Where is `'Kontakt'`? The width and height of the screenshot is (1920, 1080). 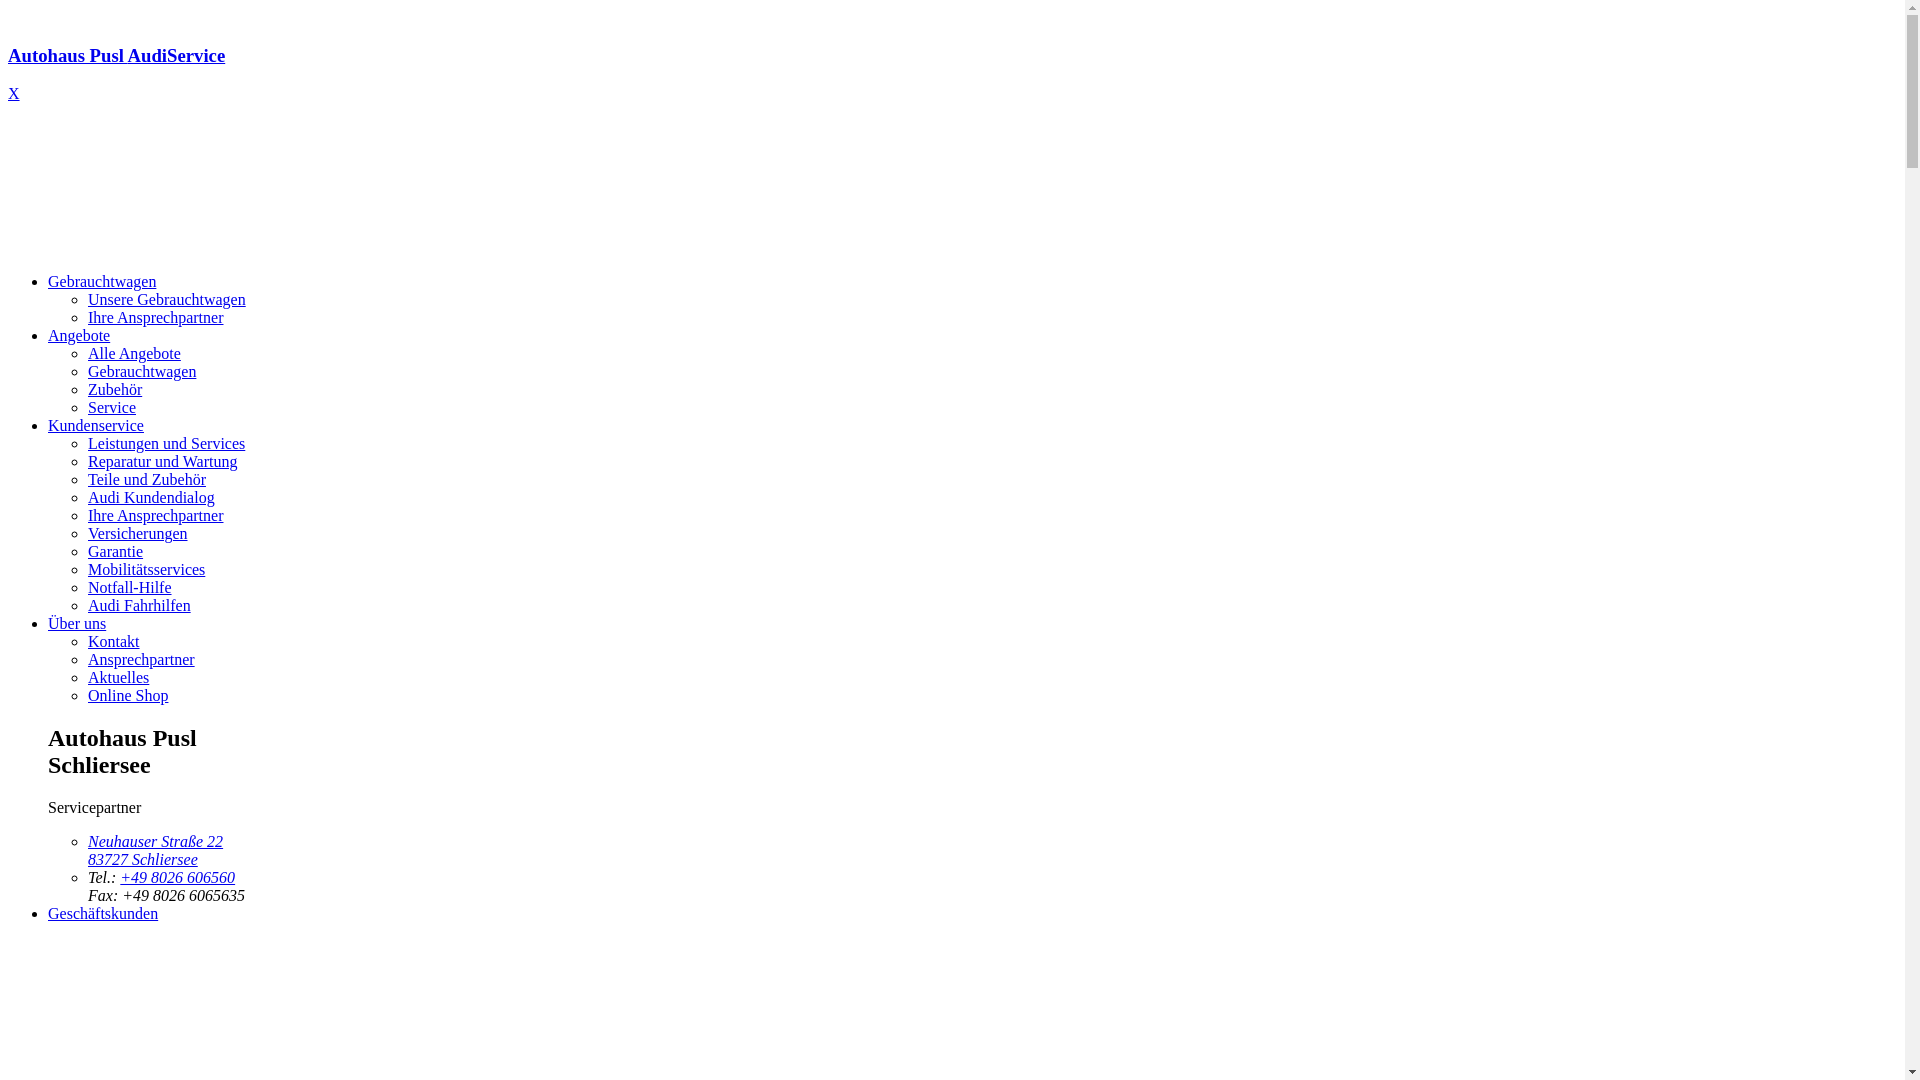
'Kontakt' is located at coordinates (113, 641).